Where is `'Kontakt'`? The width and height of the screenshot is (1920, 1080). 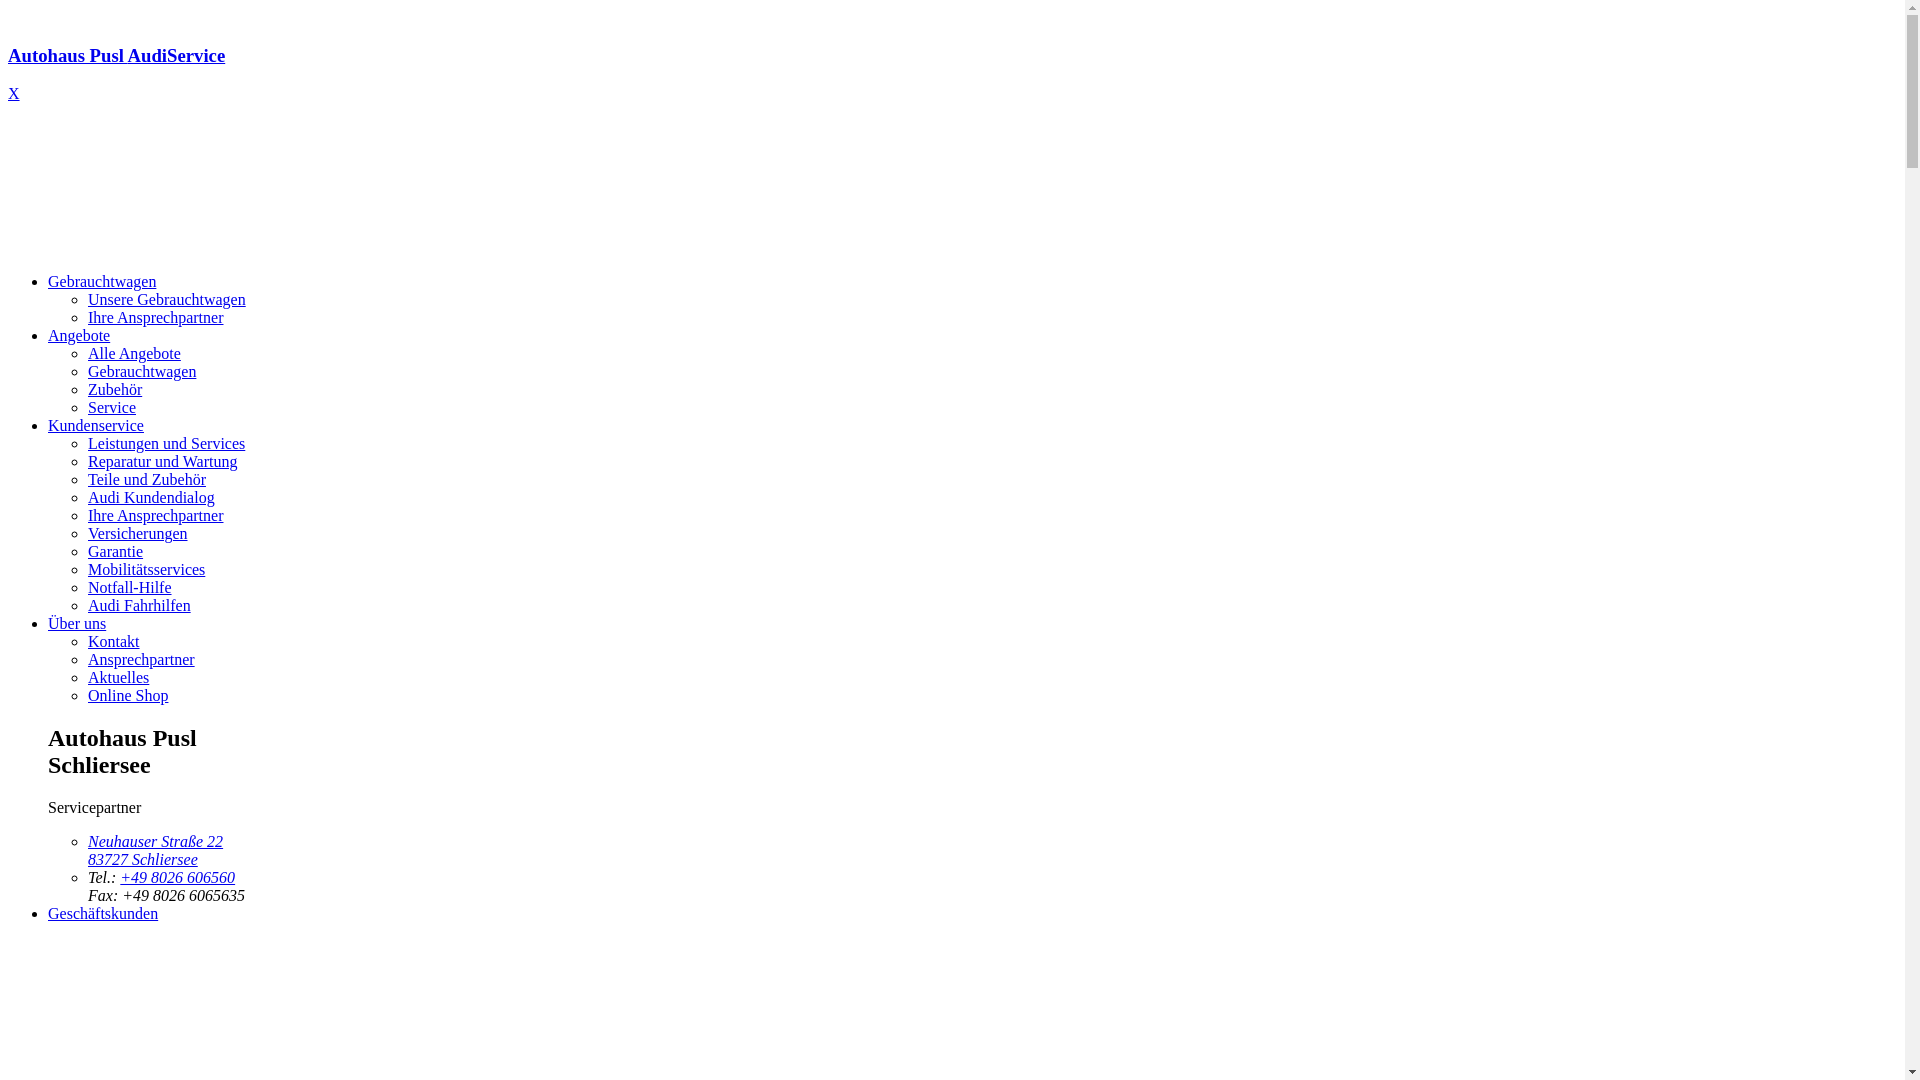
'Kontakt' is located at coordinates (113, 641).